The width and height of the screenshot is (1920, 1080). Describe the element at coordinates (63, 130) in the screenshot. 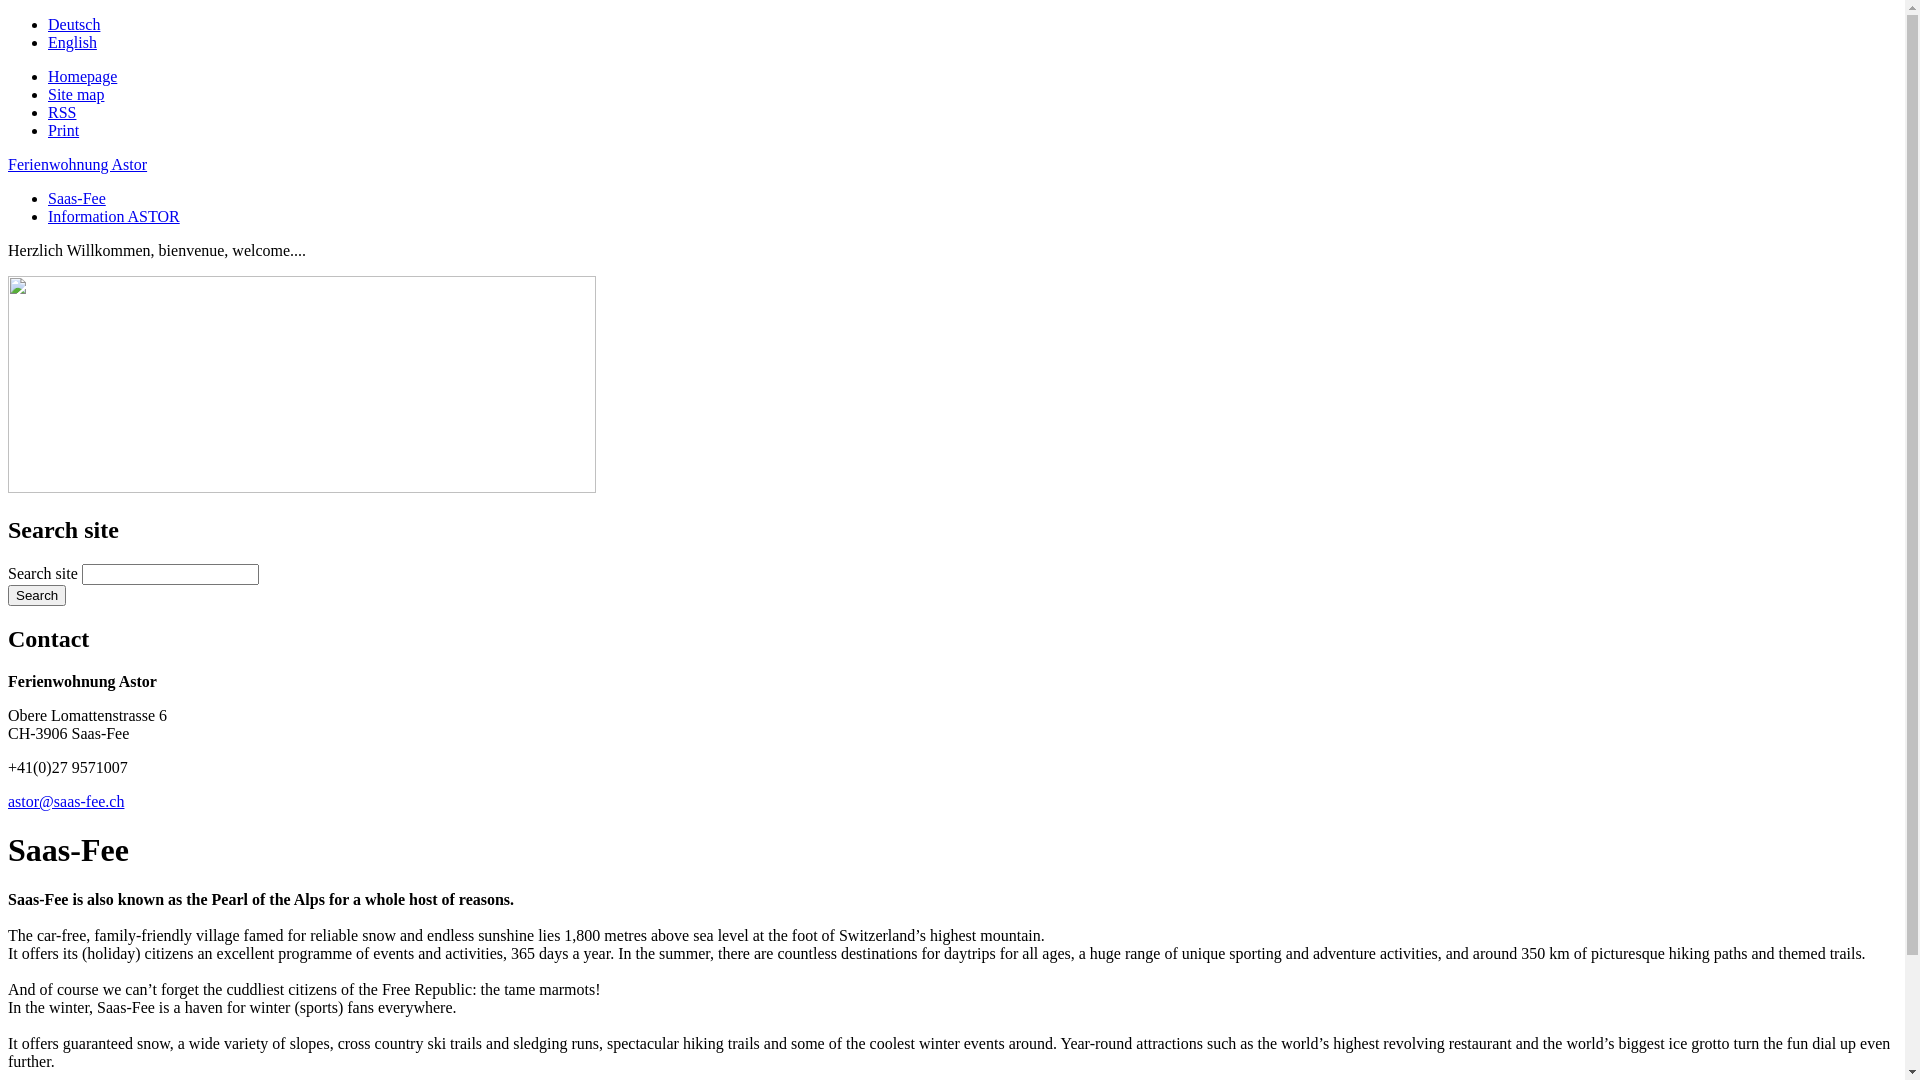

I see `'Print'` at that location.